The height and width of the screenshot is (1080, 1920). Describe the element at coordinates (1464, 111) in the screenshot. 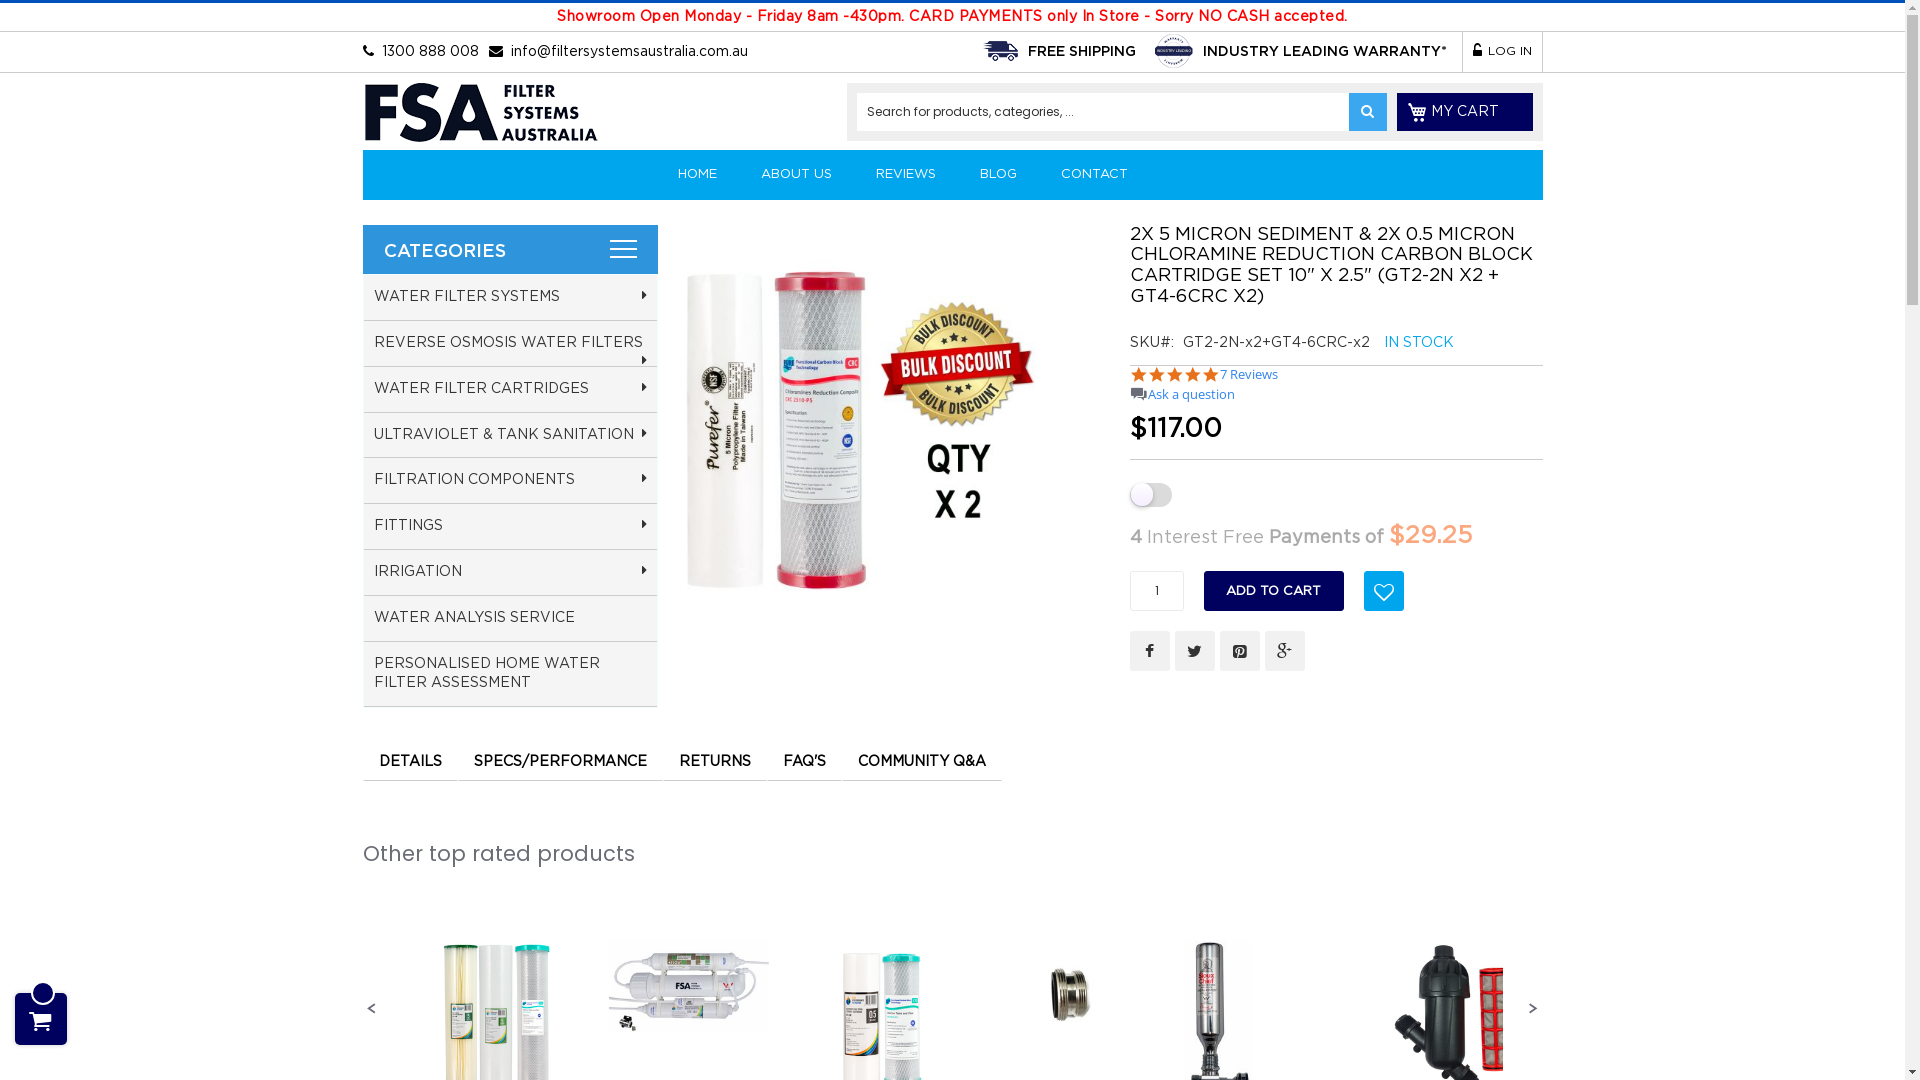

I see `'MY CART'` at that location.